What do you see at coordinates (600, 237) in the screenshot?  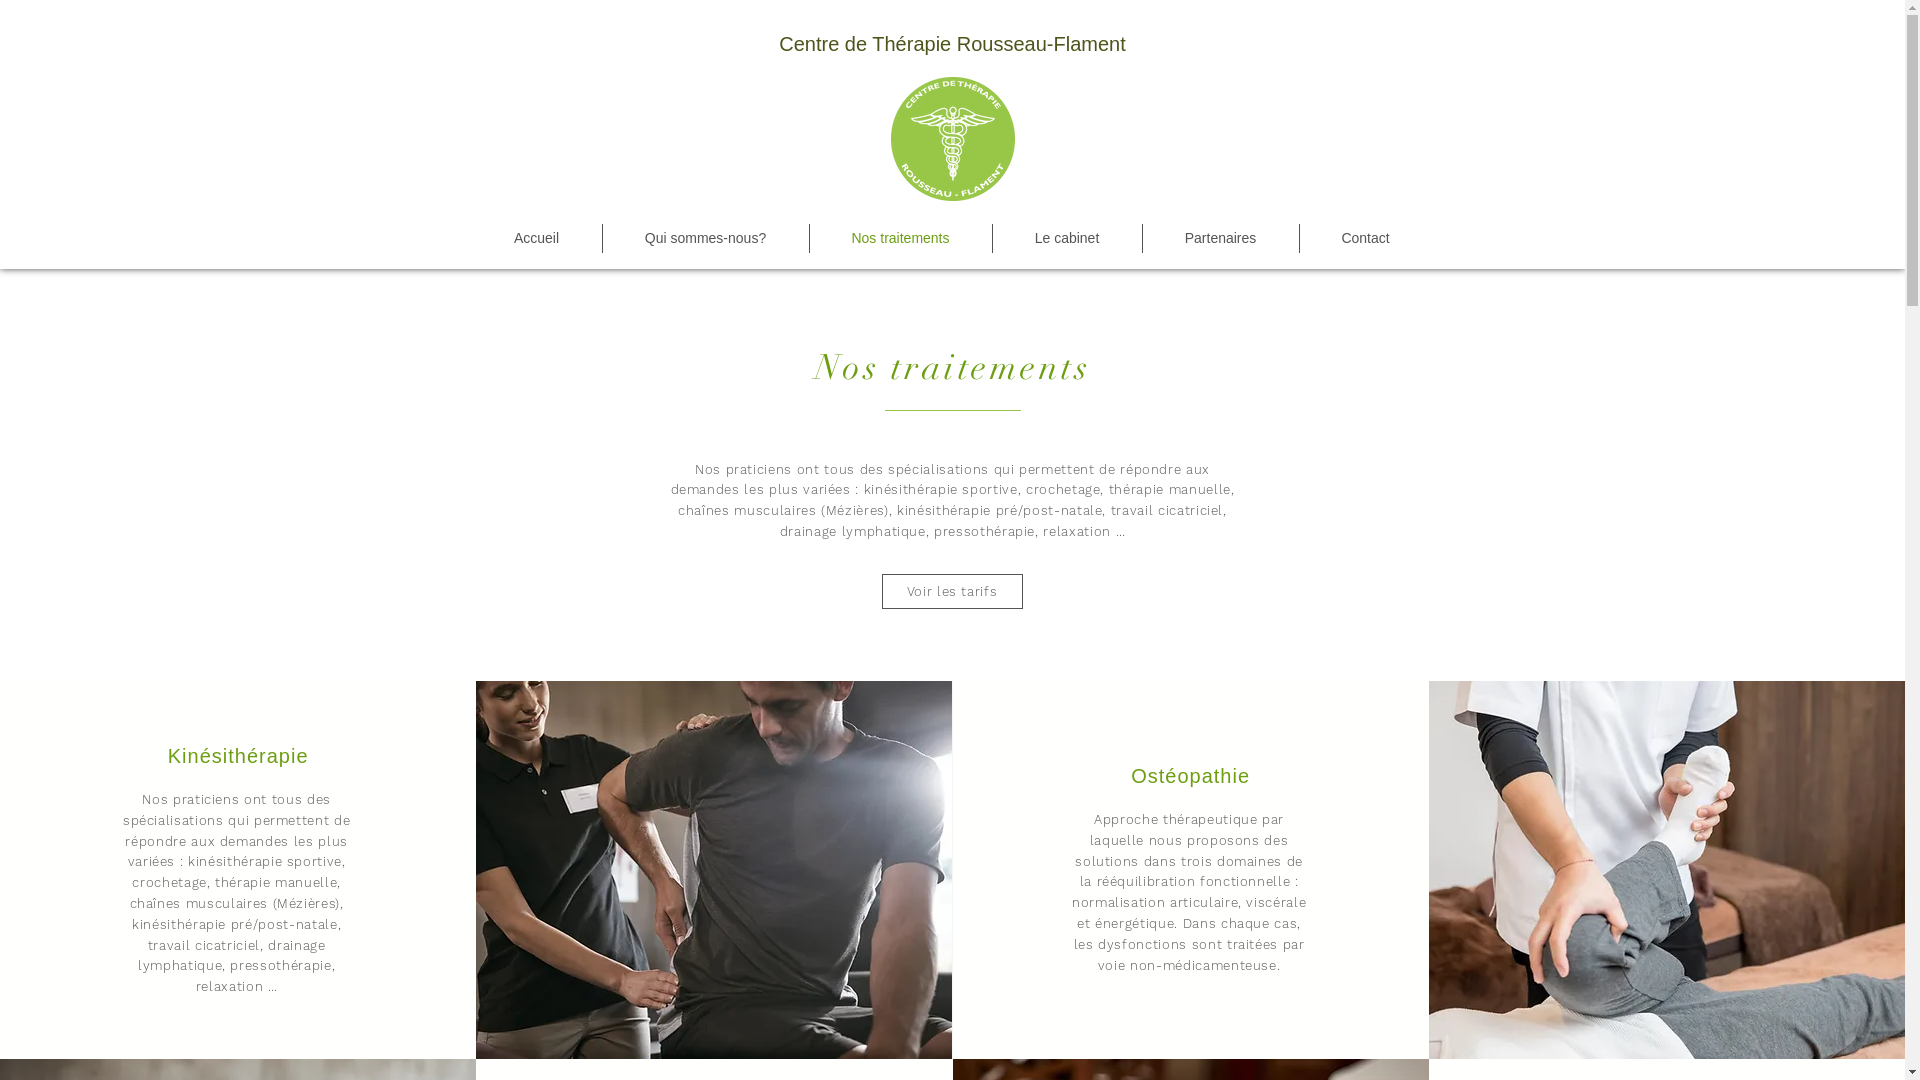 I see `'Qui sommes-nous?'` at bounding box center [600, 237].